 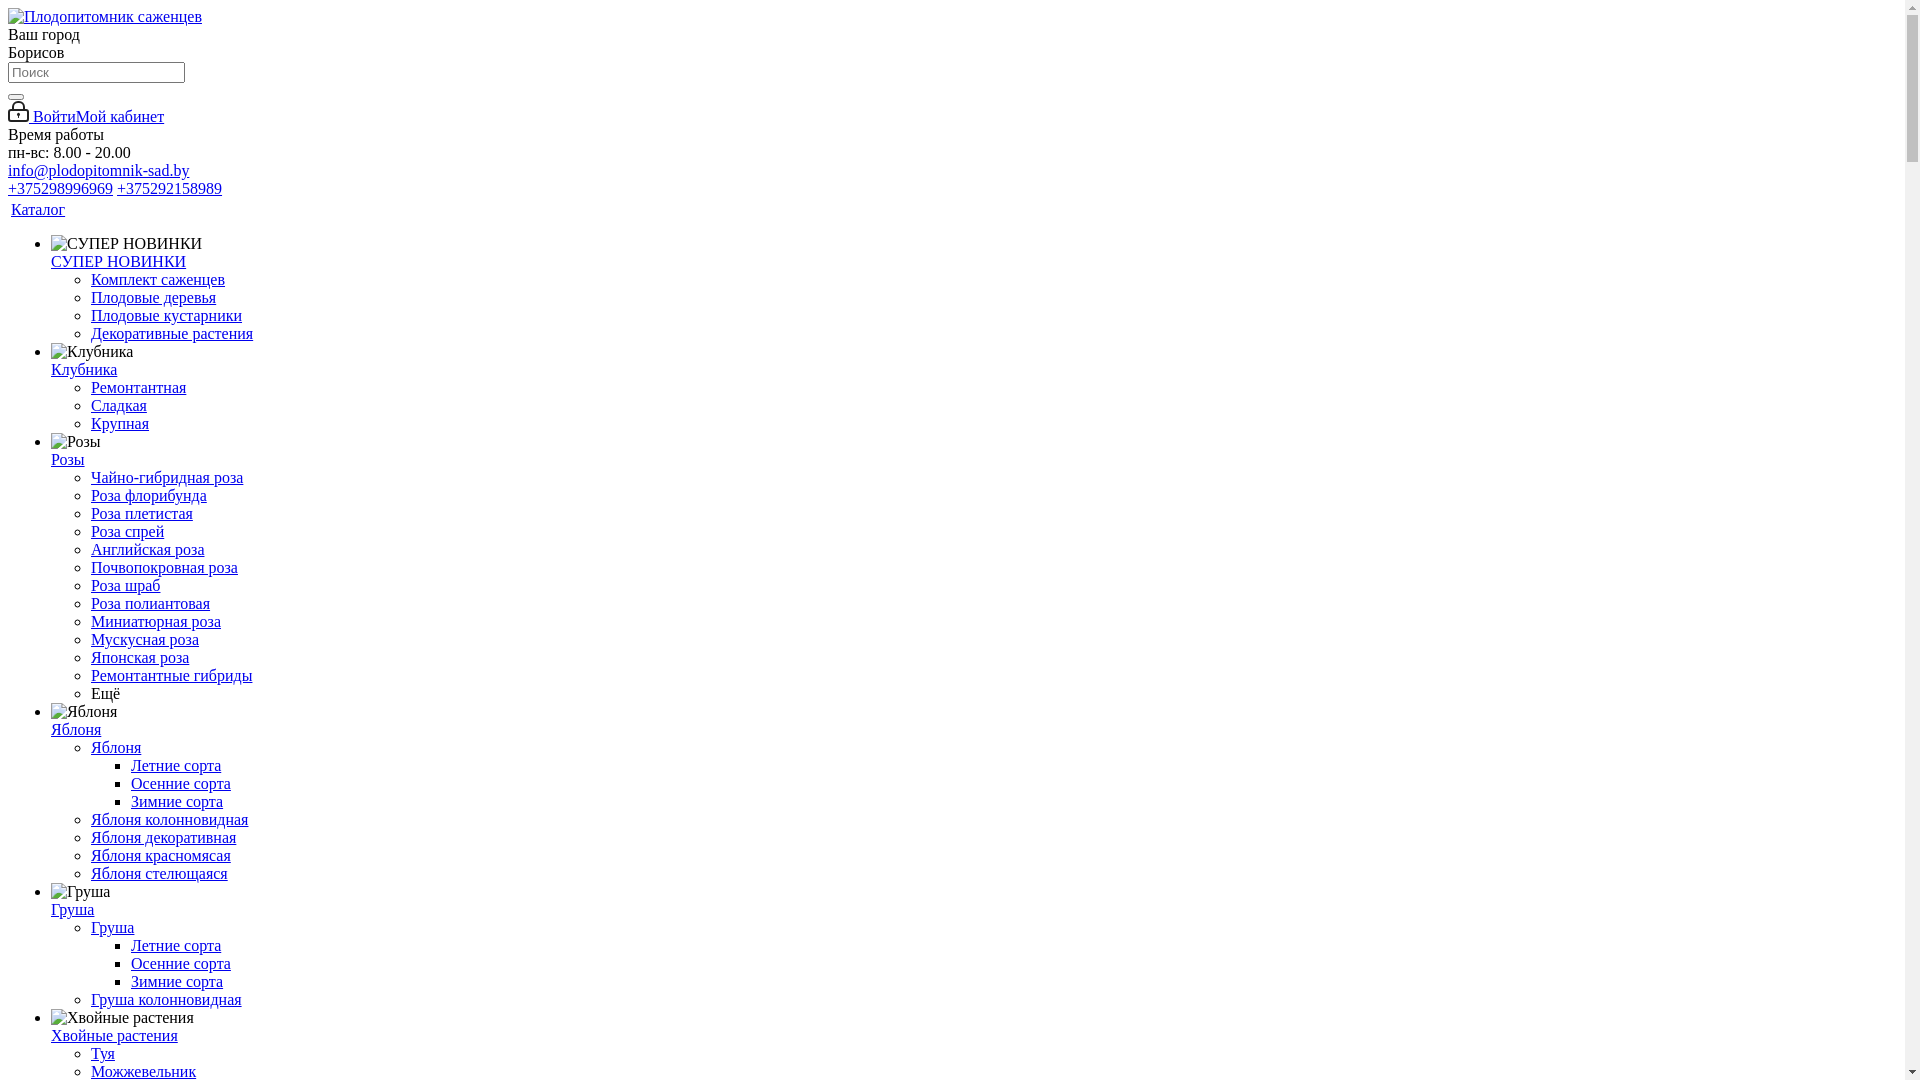 I want to click on '+375298996969', so click(x=60, y=188).